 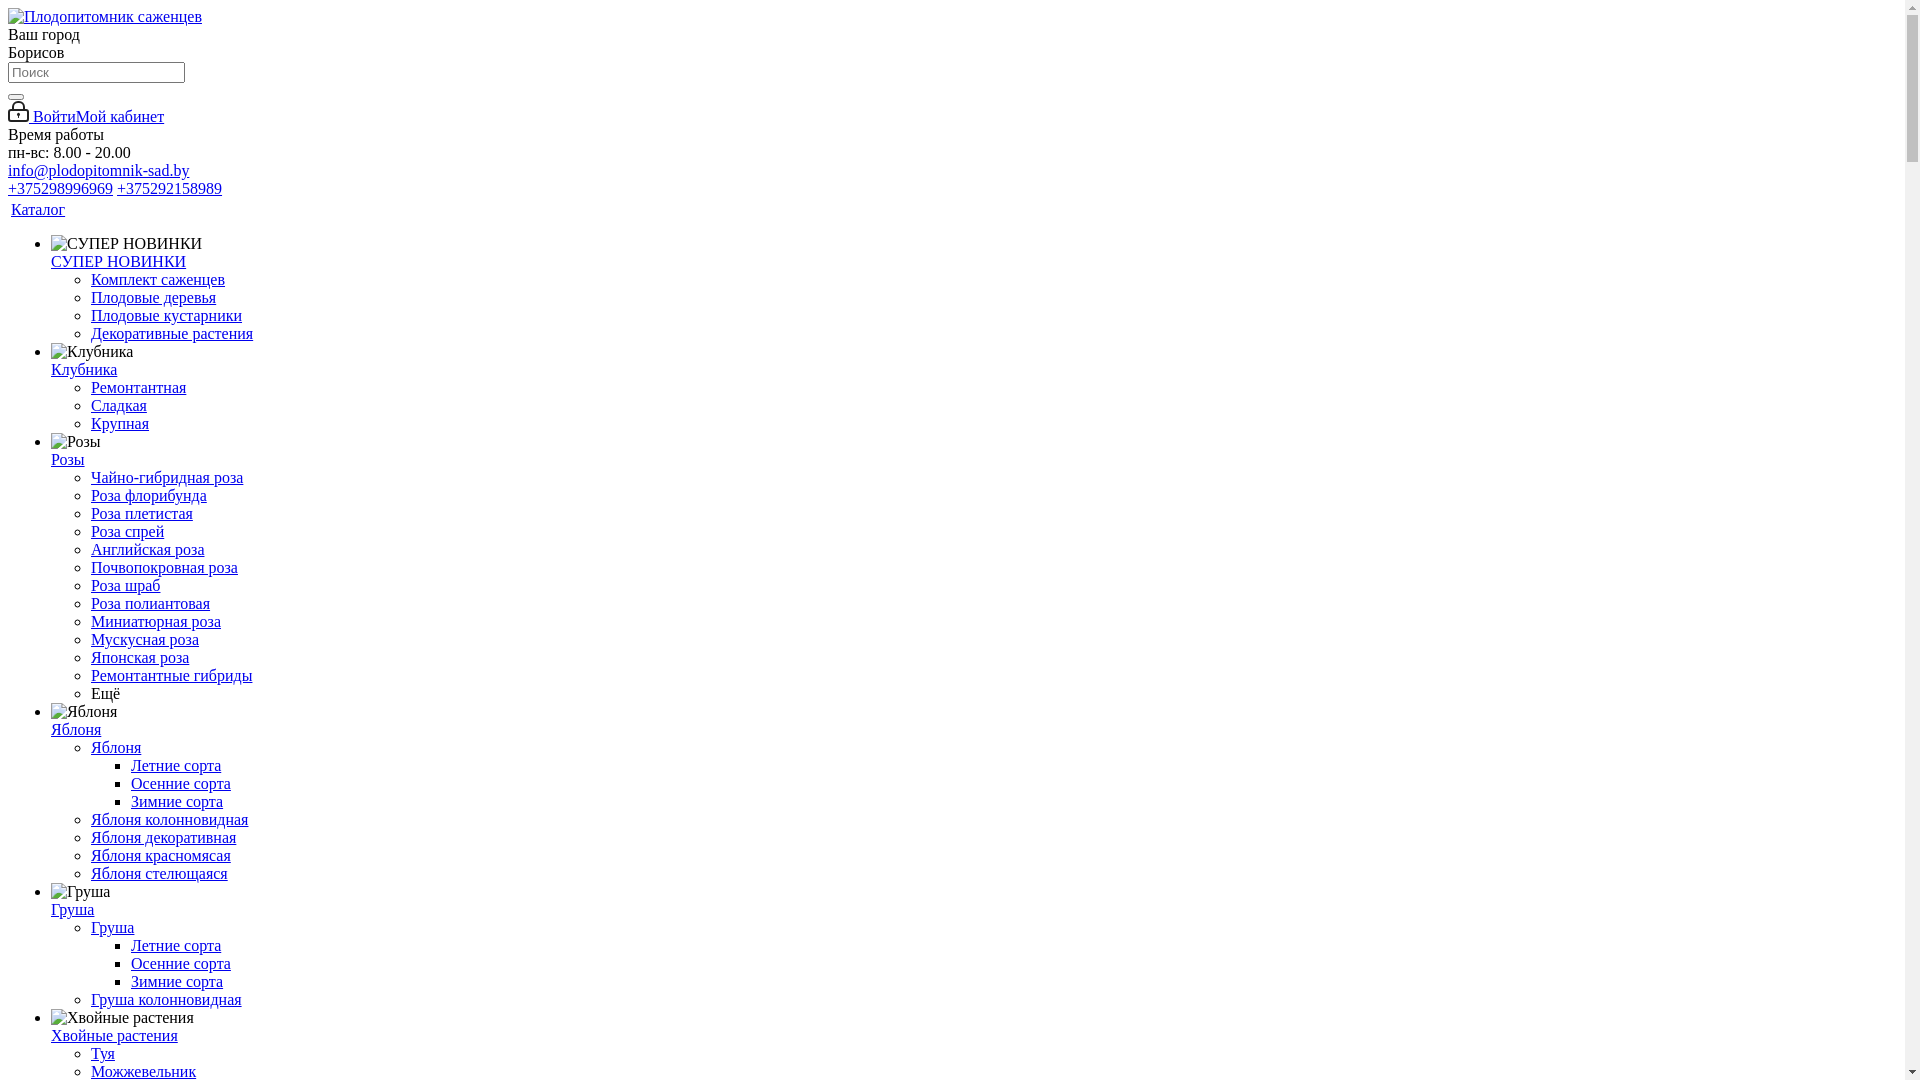 I want to click on '+375298996969', so click(x=60, y=188).